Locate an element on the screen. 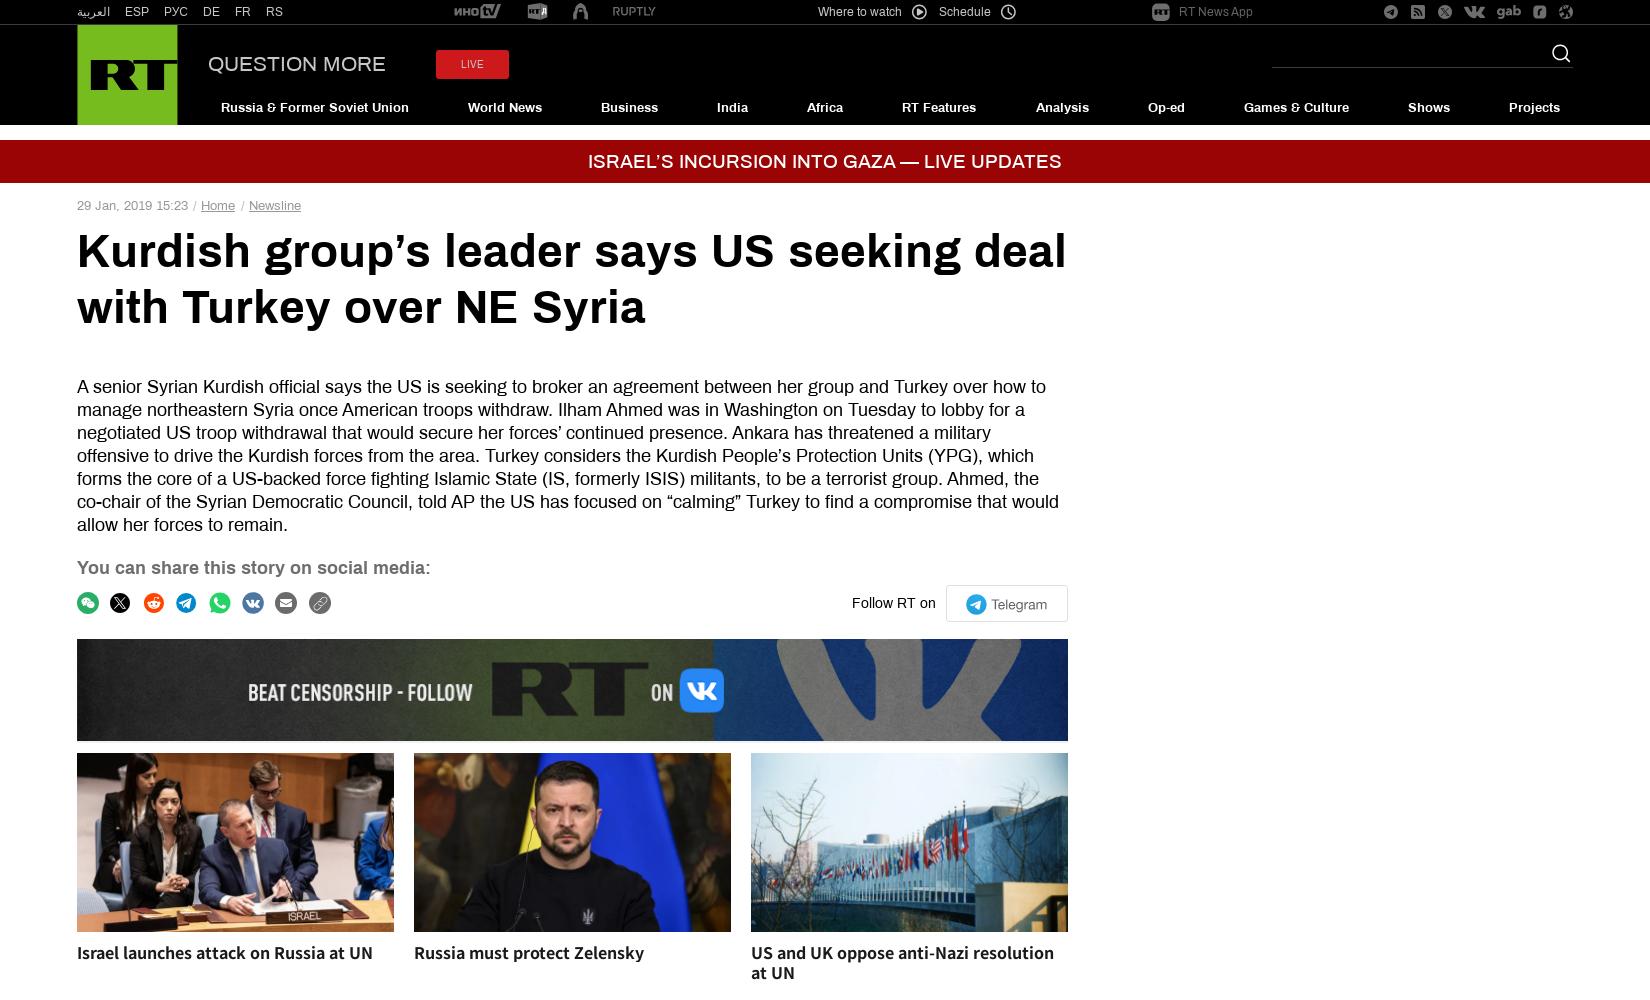 The height and width of the screenshot is (1000, 1650). 'A senior Syrian Kurdish official says the US is seeking to broker an agreement between her group and Turkey over how to manage northeastern Syria once American troops withdraw. Ilham Ahmed was in Washington on Tuesday to lobby for a negotiated US troop withdrawal that would secure her forces’ continued presence. Ankara has threatened a military offensive to drive the Kurdish forces from the area. Turkey considers the Kurdish People’s Protection Units (YPG), which forms the core of a US-backed force fighting Islamic State (IS, formerly ISIS) militants, to be a terrorist group. Ahmed, the co-chair of the Syrian Democratic Council, told AP the US has focused on “calming” Turkey to find a compromise that would allow her forces to remain.' is located at coordinates (566, 455).